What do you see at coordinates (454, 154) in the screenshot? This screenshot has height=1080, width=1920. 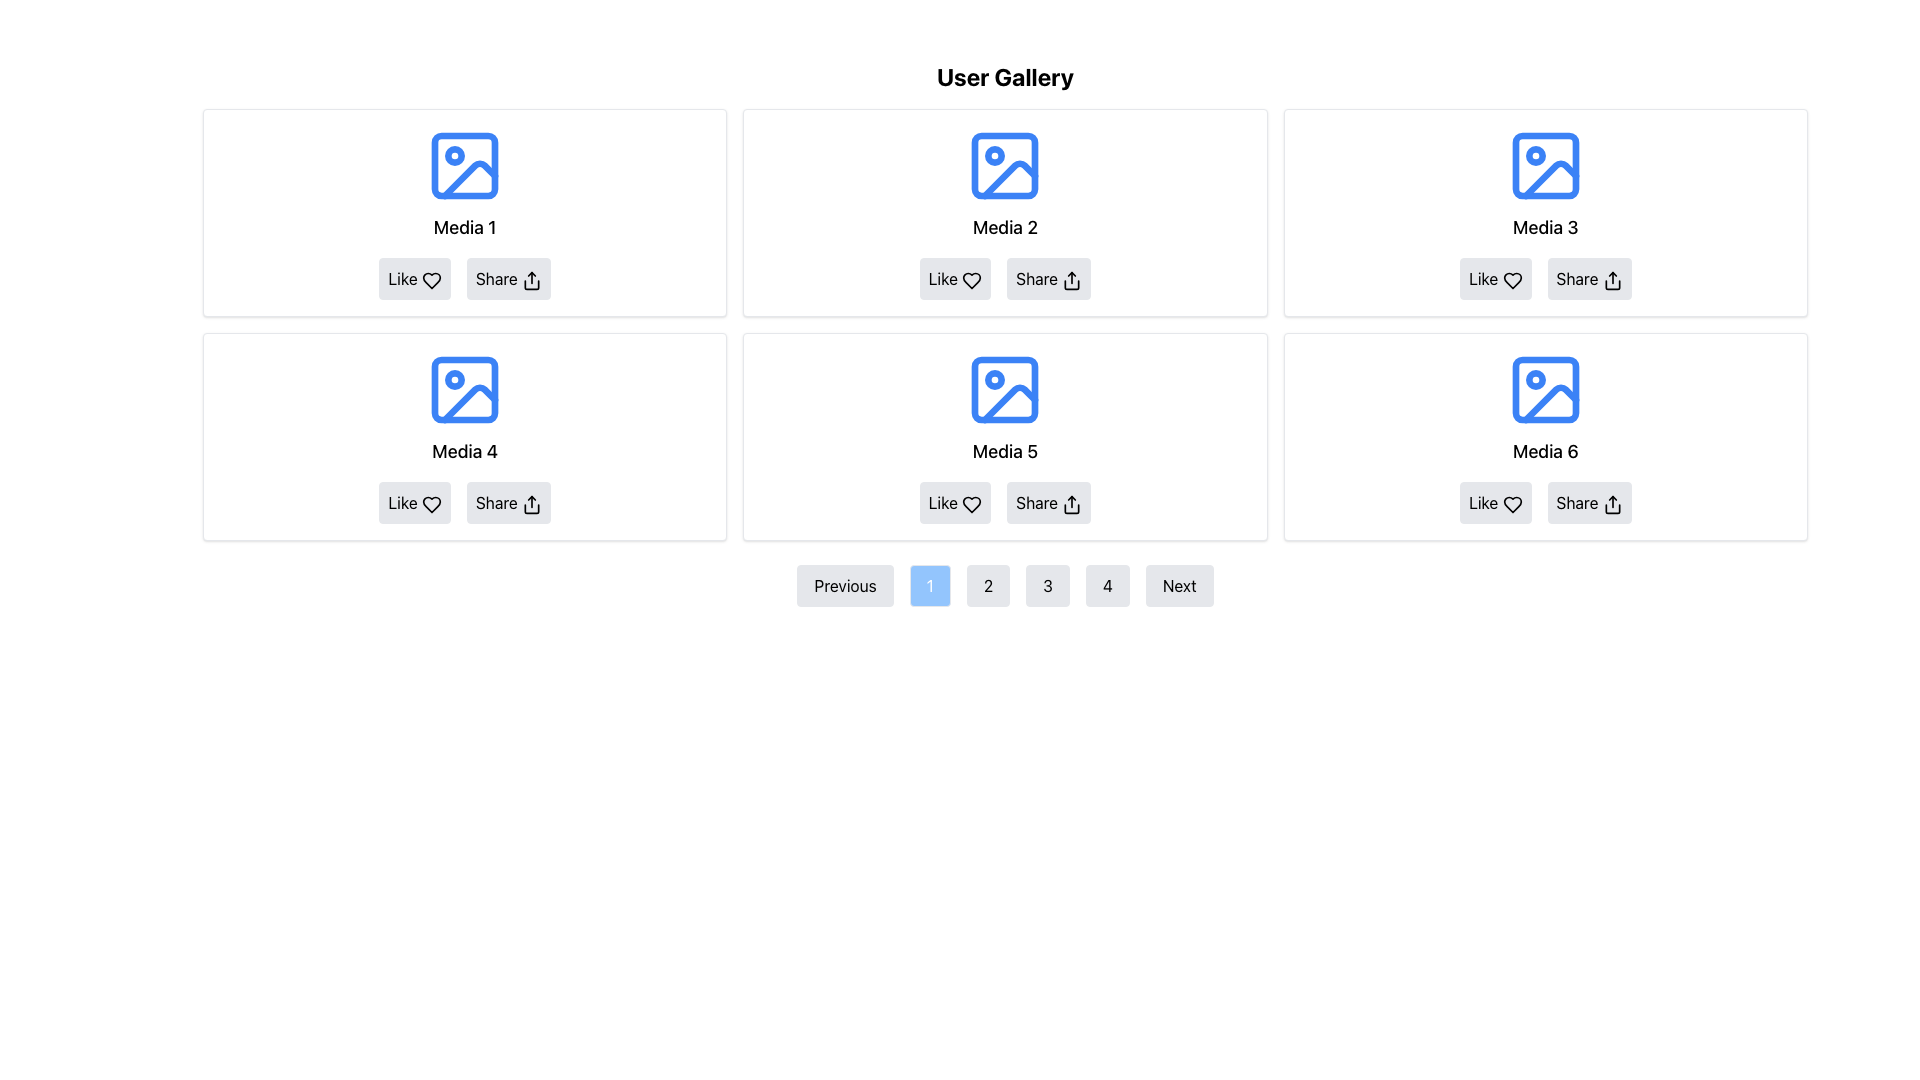 I see `the icon or marker within the first media card in the top-left corner of the gallery, which is embedded in the image icon and located near the top-left corner of the blue-outlined frame` at bounding box center [454, 154].